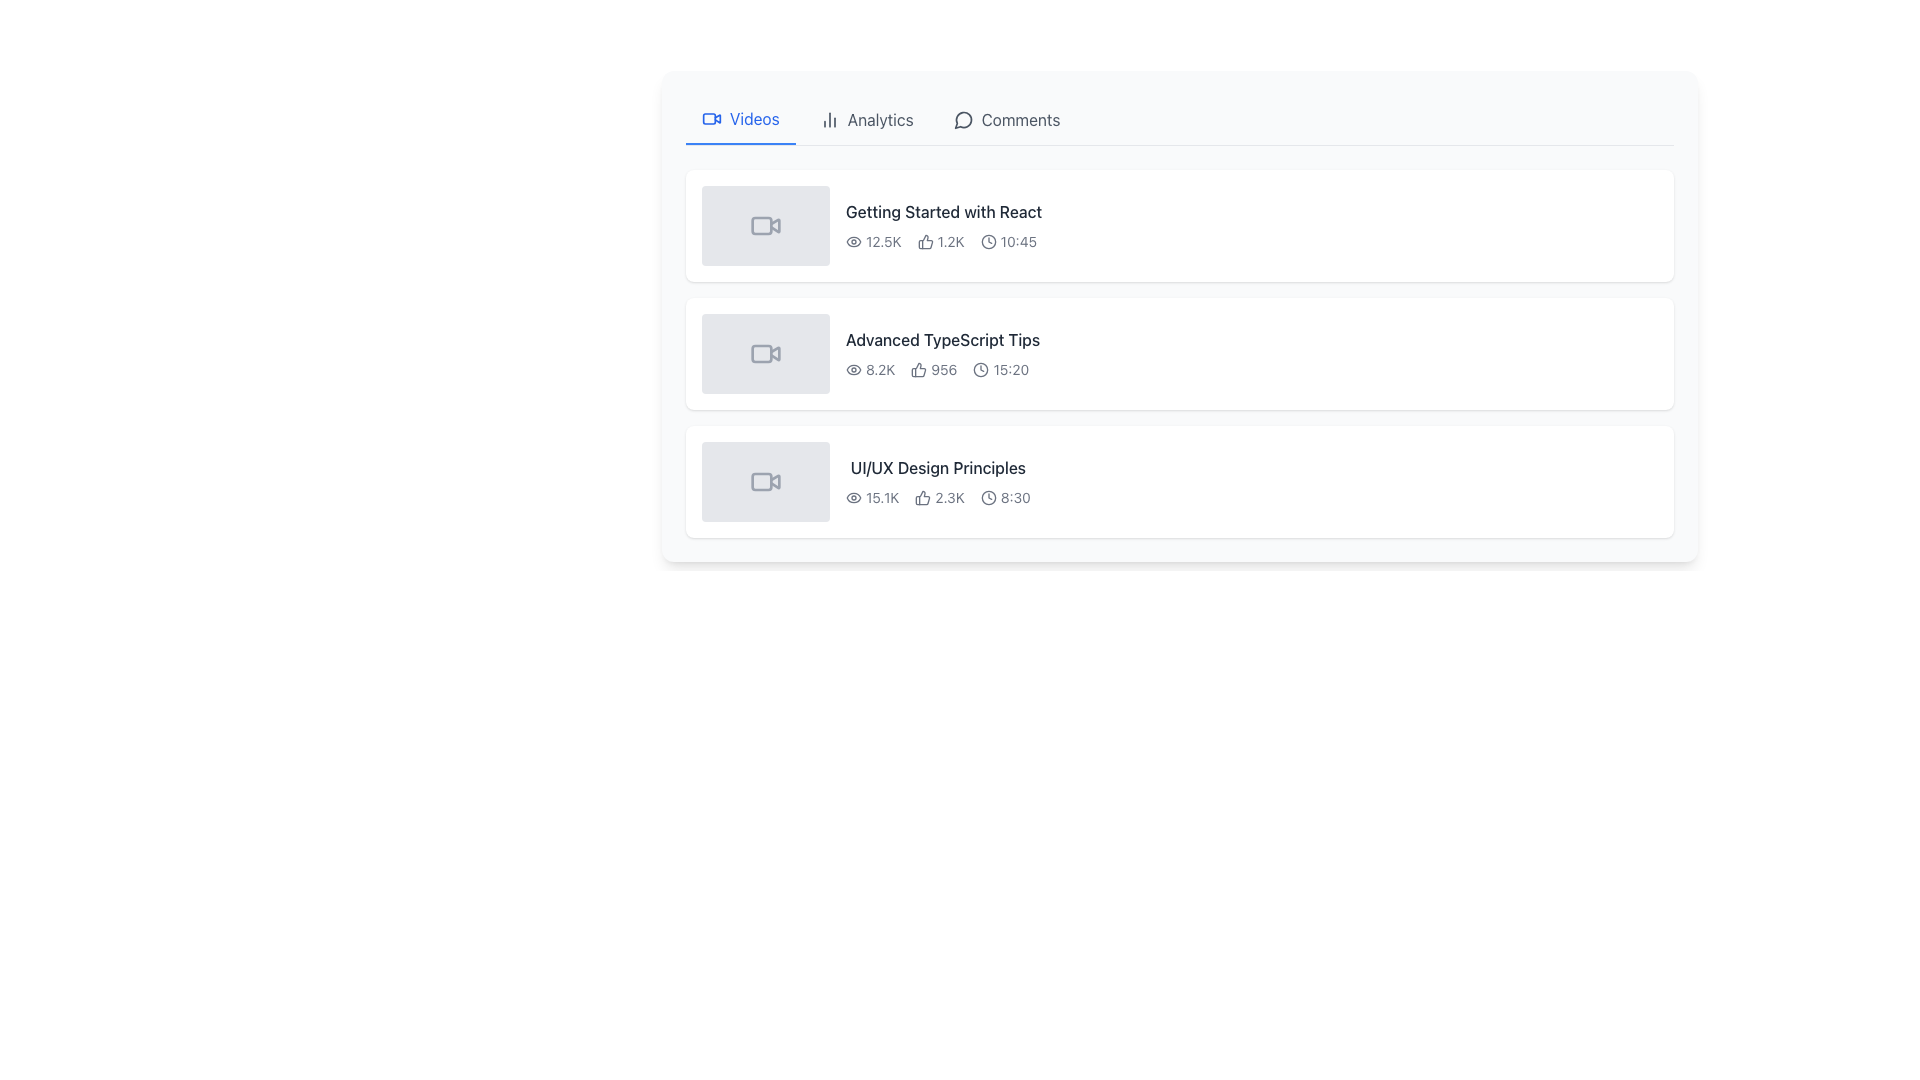 This screenshot has width=1920, height=1080. Describe the element at coordinates (942, 338) in the screenshot. I see `the 'Advanced TypeScript Tips' label in the second row of video entries` at that location.